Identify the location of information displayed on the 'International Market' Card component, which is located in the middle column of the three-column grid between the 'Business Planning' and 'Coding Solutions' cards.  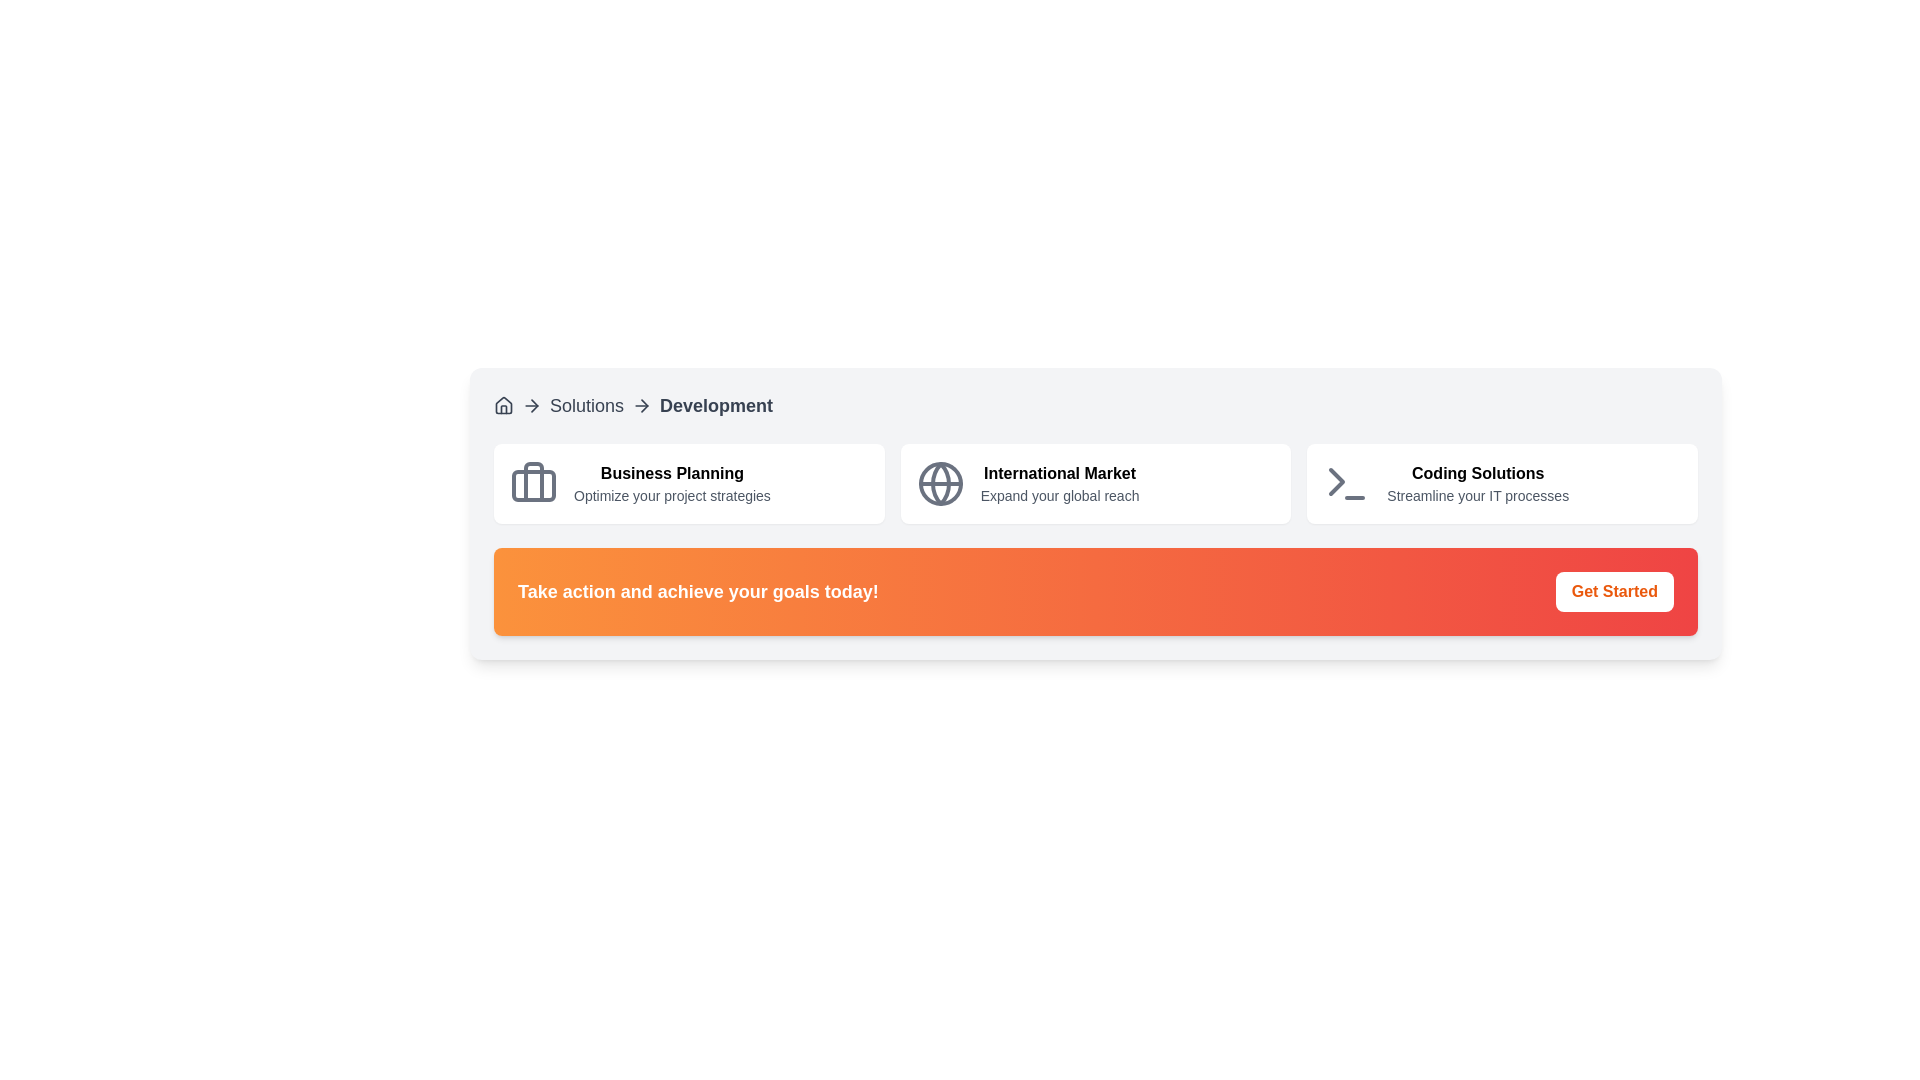
(1094, 483).